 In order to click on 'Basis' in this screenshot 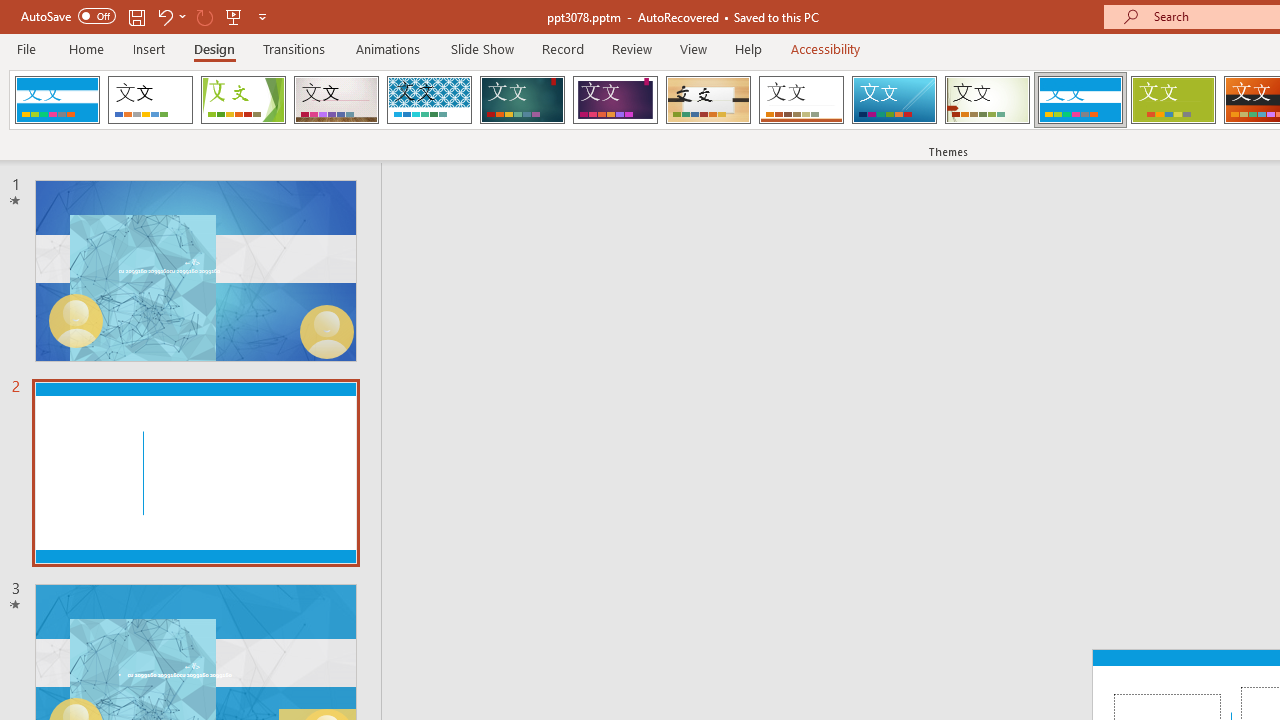, I will do `click(1173, 100)`.